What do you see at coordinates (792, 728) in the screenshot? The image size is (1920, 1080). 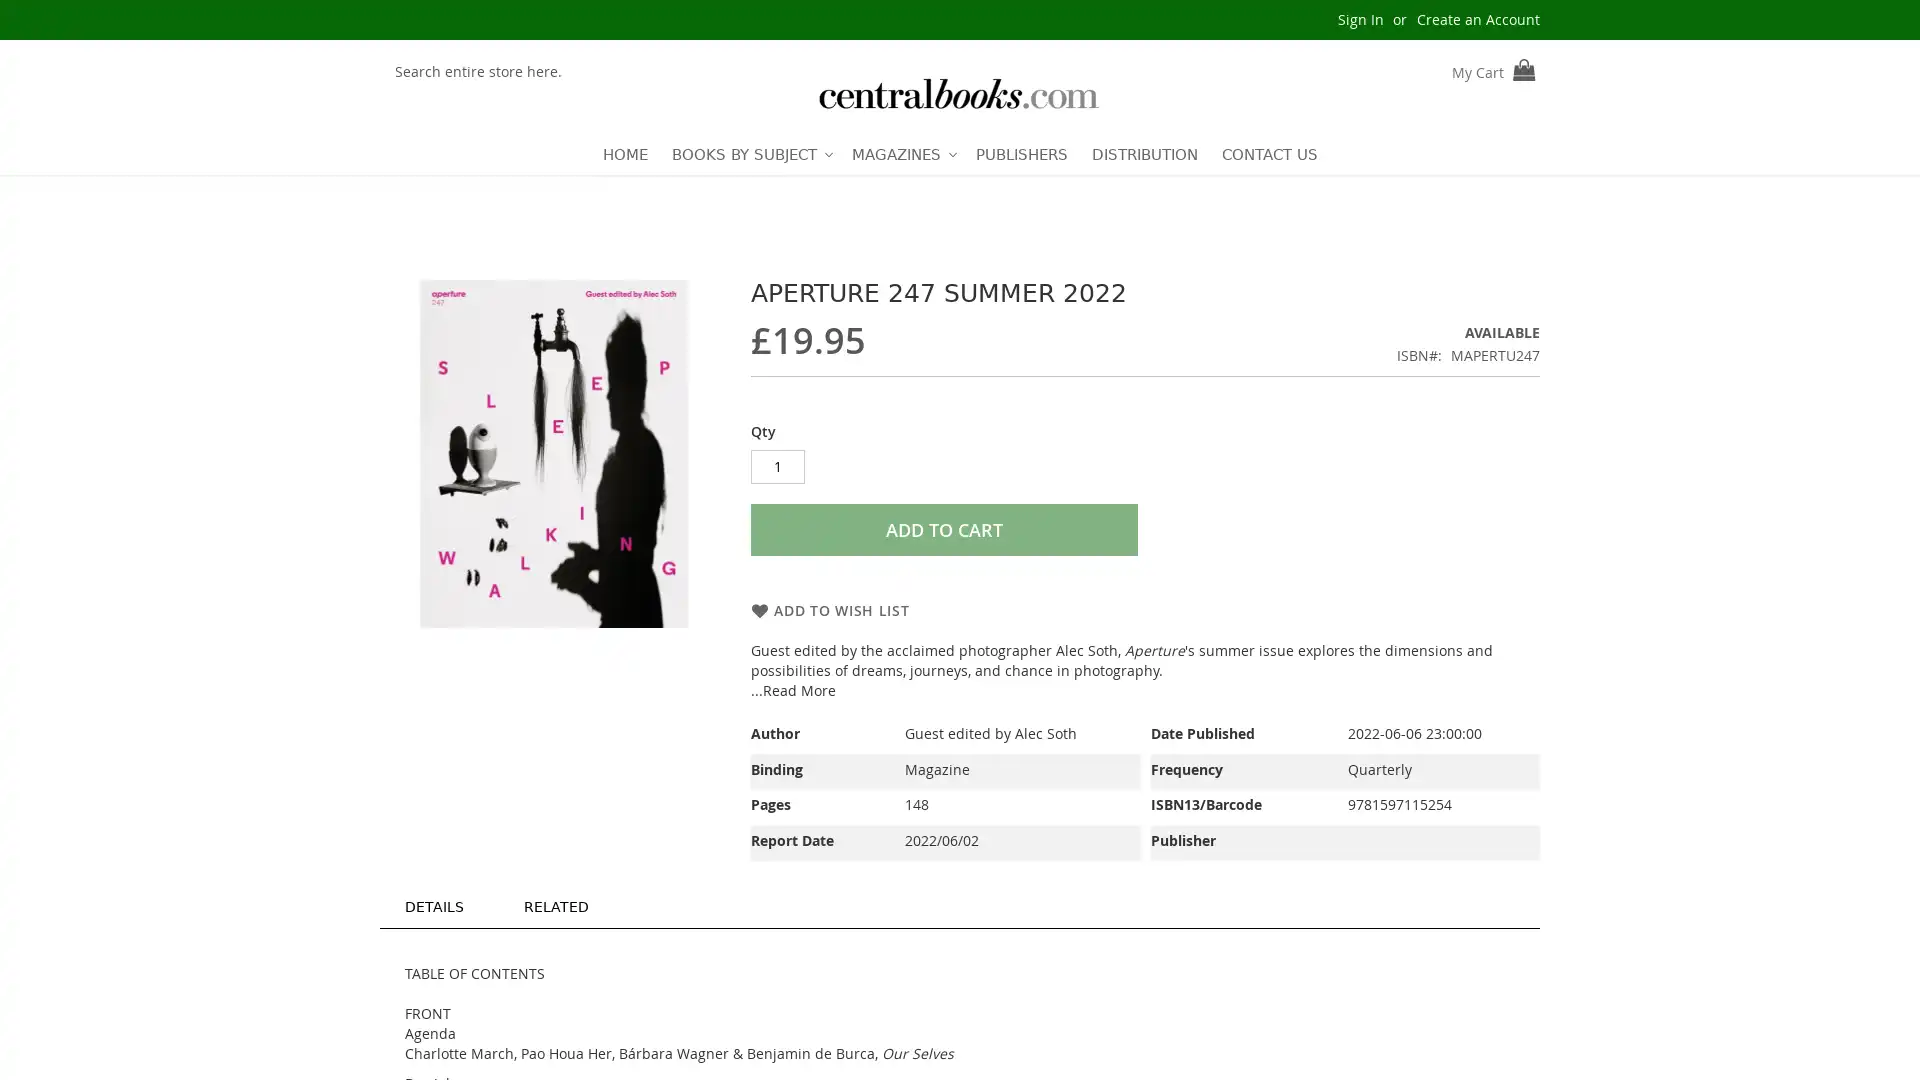 I see `...Read More` at bounding box center [792, 728].